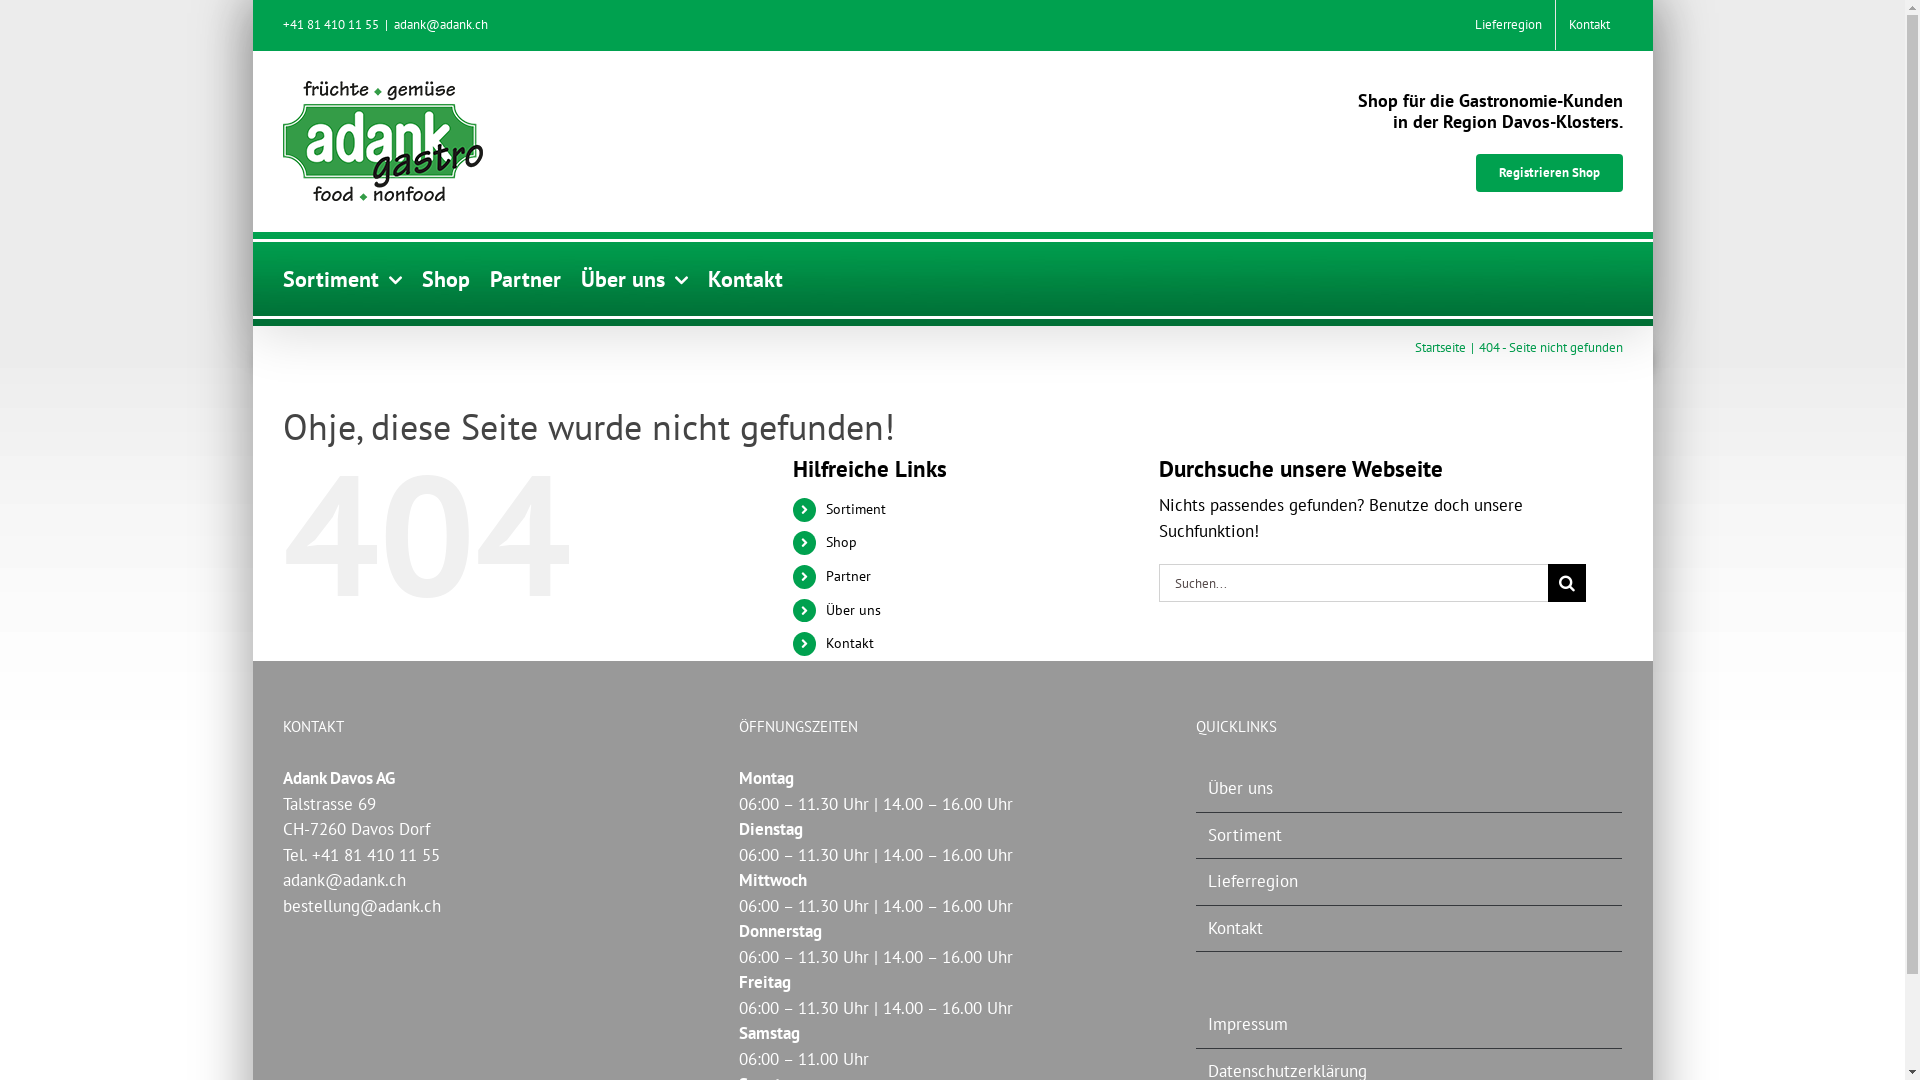  Describe the element at coordinates (848, 575) in the screenshot. I see `'Partner'` at that location.